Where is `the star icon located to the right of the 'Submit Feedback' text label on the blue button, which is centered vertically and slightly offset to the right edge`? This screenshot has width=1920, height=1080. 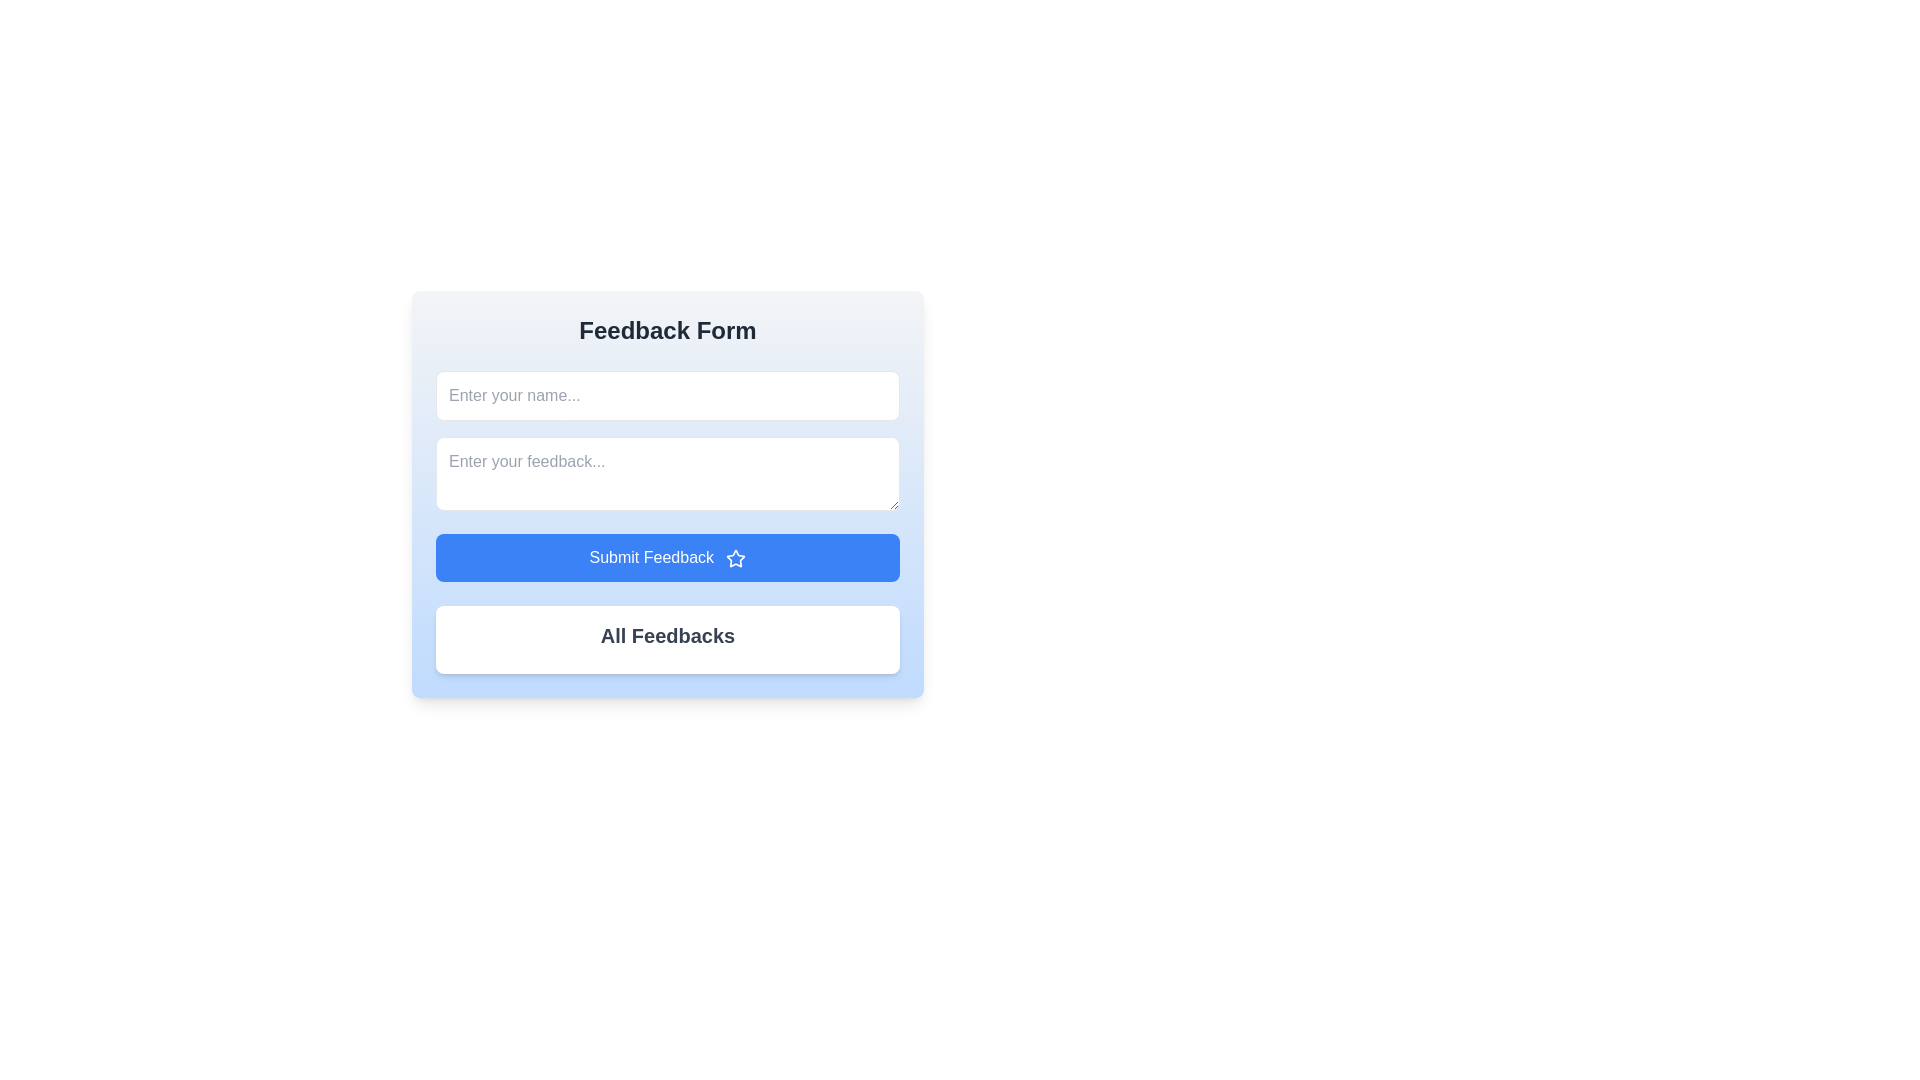 the star icon located to the right of the 'Submit Feedback' text label on the blue button, which is centered vertically and slightly offset to the right edge is located at coordinates (735, 558).